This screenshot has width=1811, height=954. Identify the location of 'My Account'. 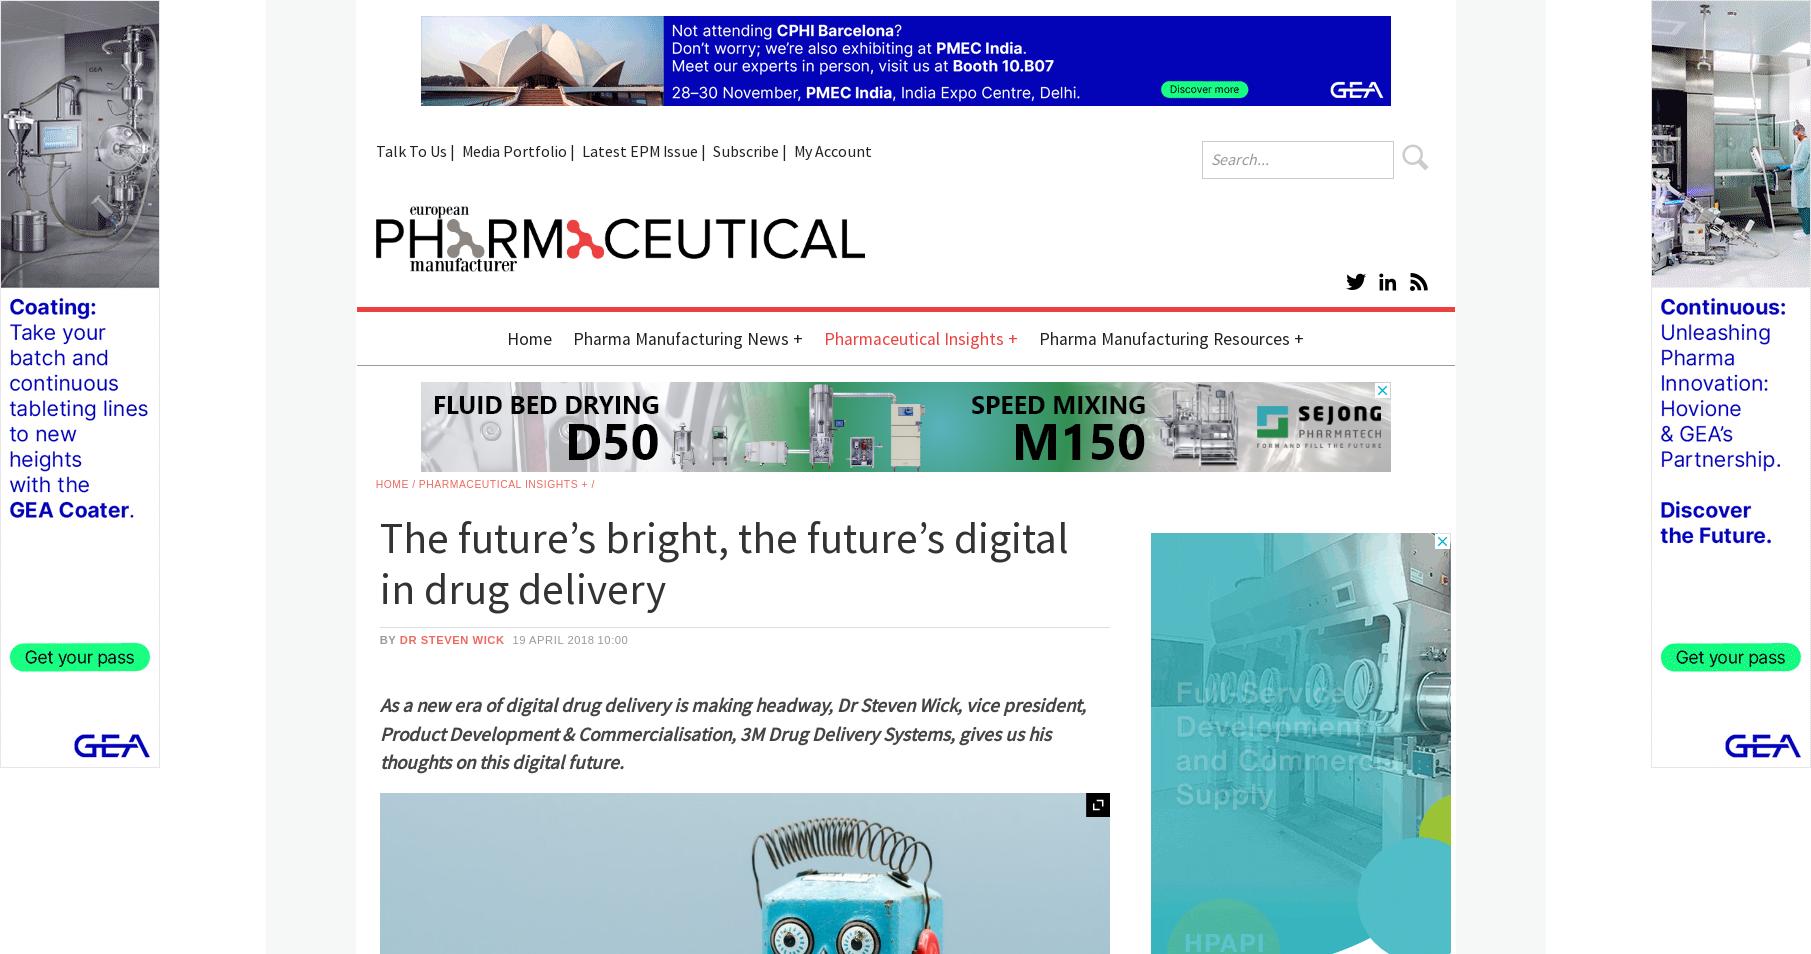
(831, 150).